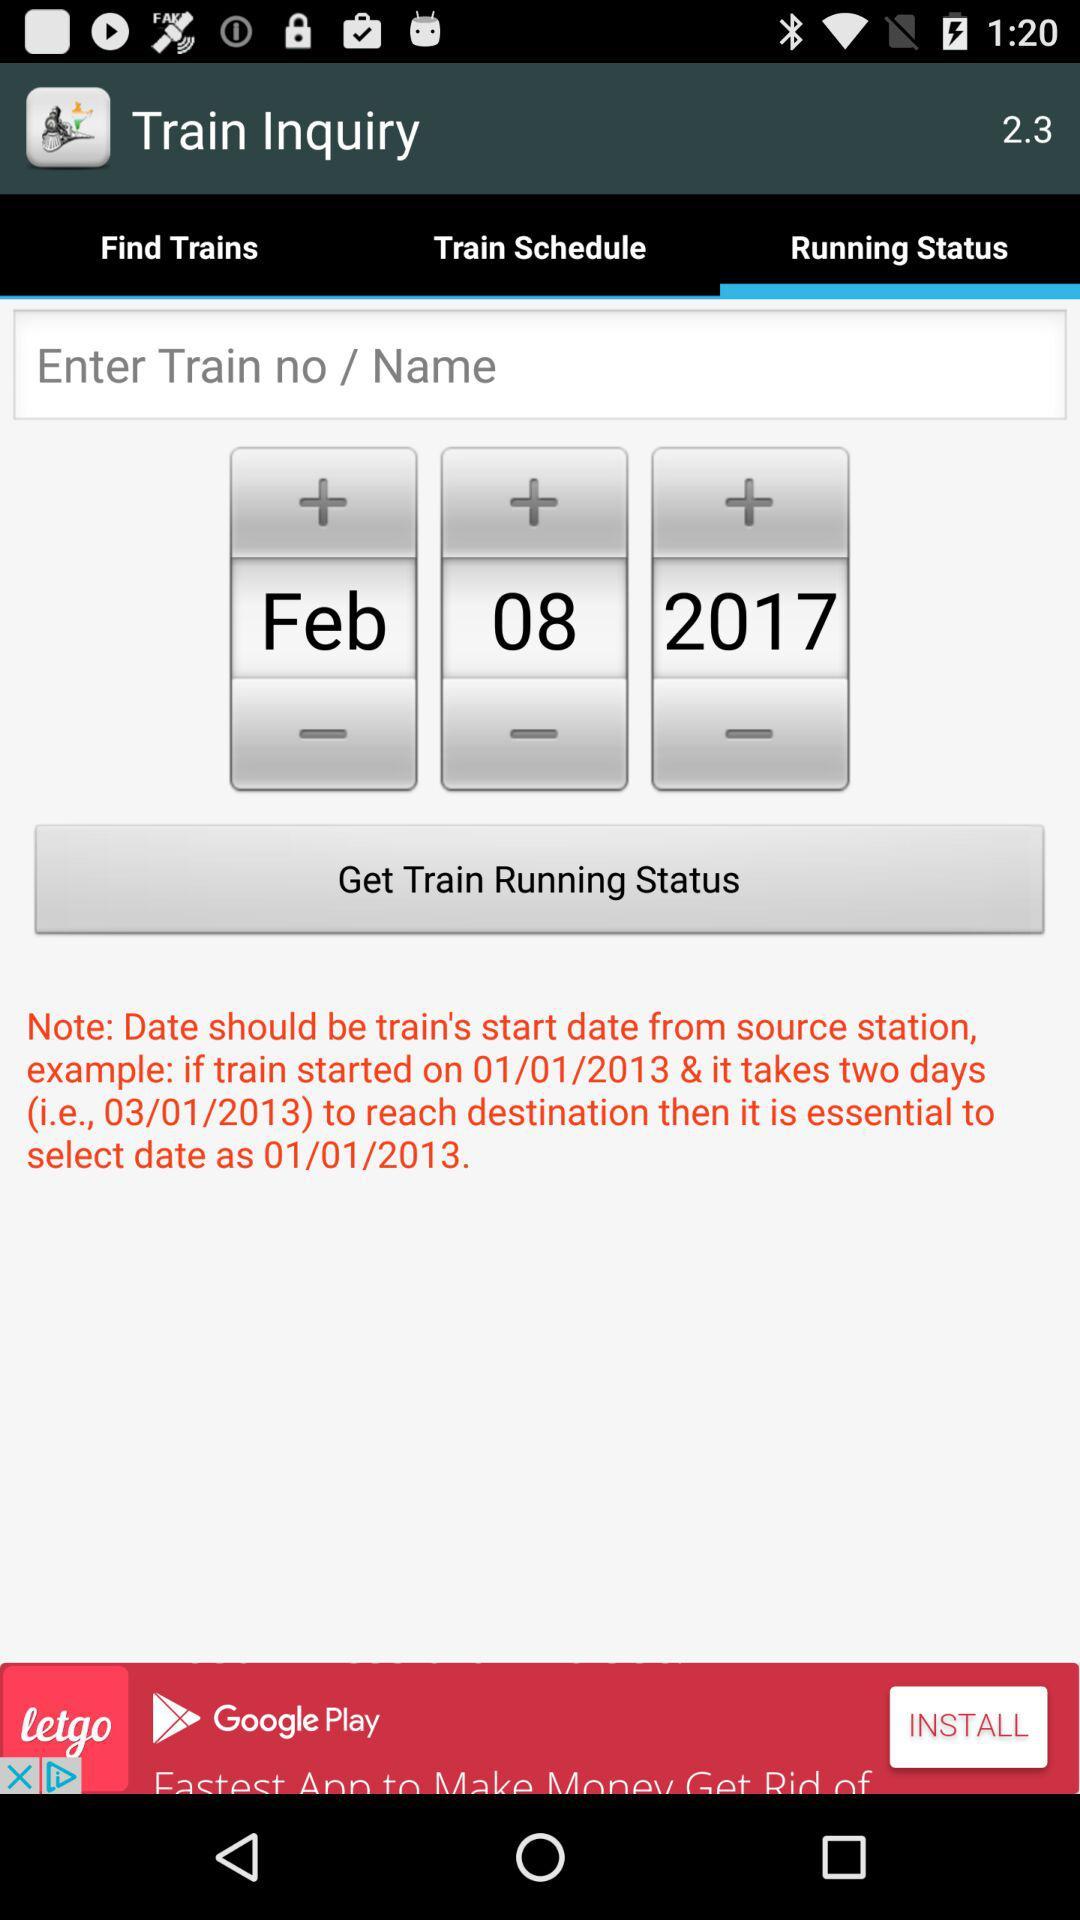 The width and height of the screenshot is (1080, 1920). Describe the element at coordinates (533, 737) in the screenshot. I see `symbol below 08` at that location.